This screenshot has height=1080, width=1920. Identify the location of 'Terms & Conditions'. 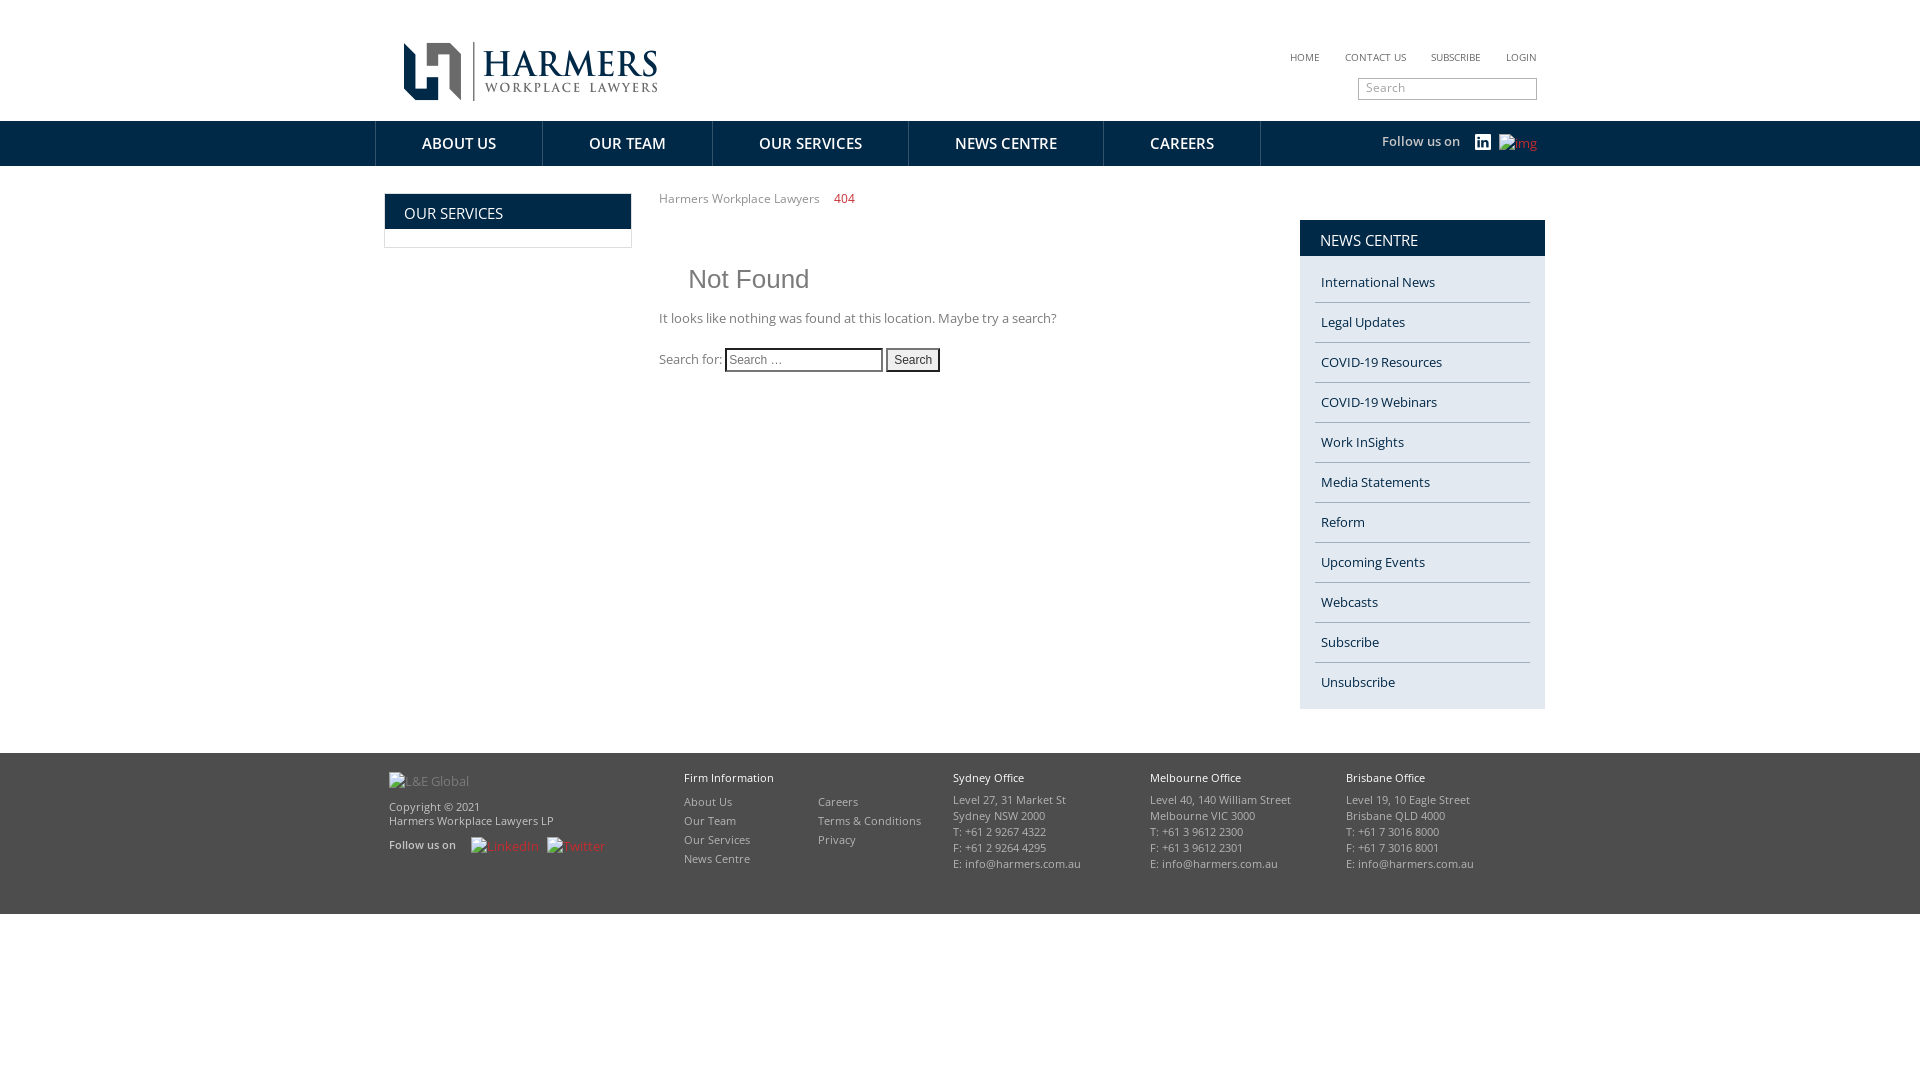
(869, 820).